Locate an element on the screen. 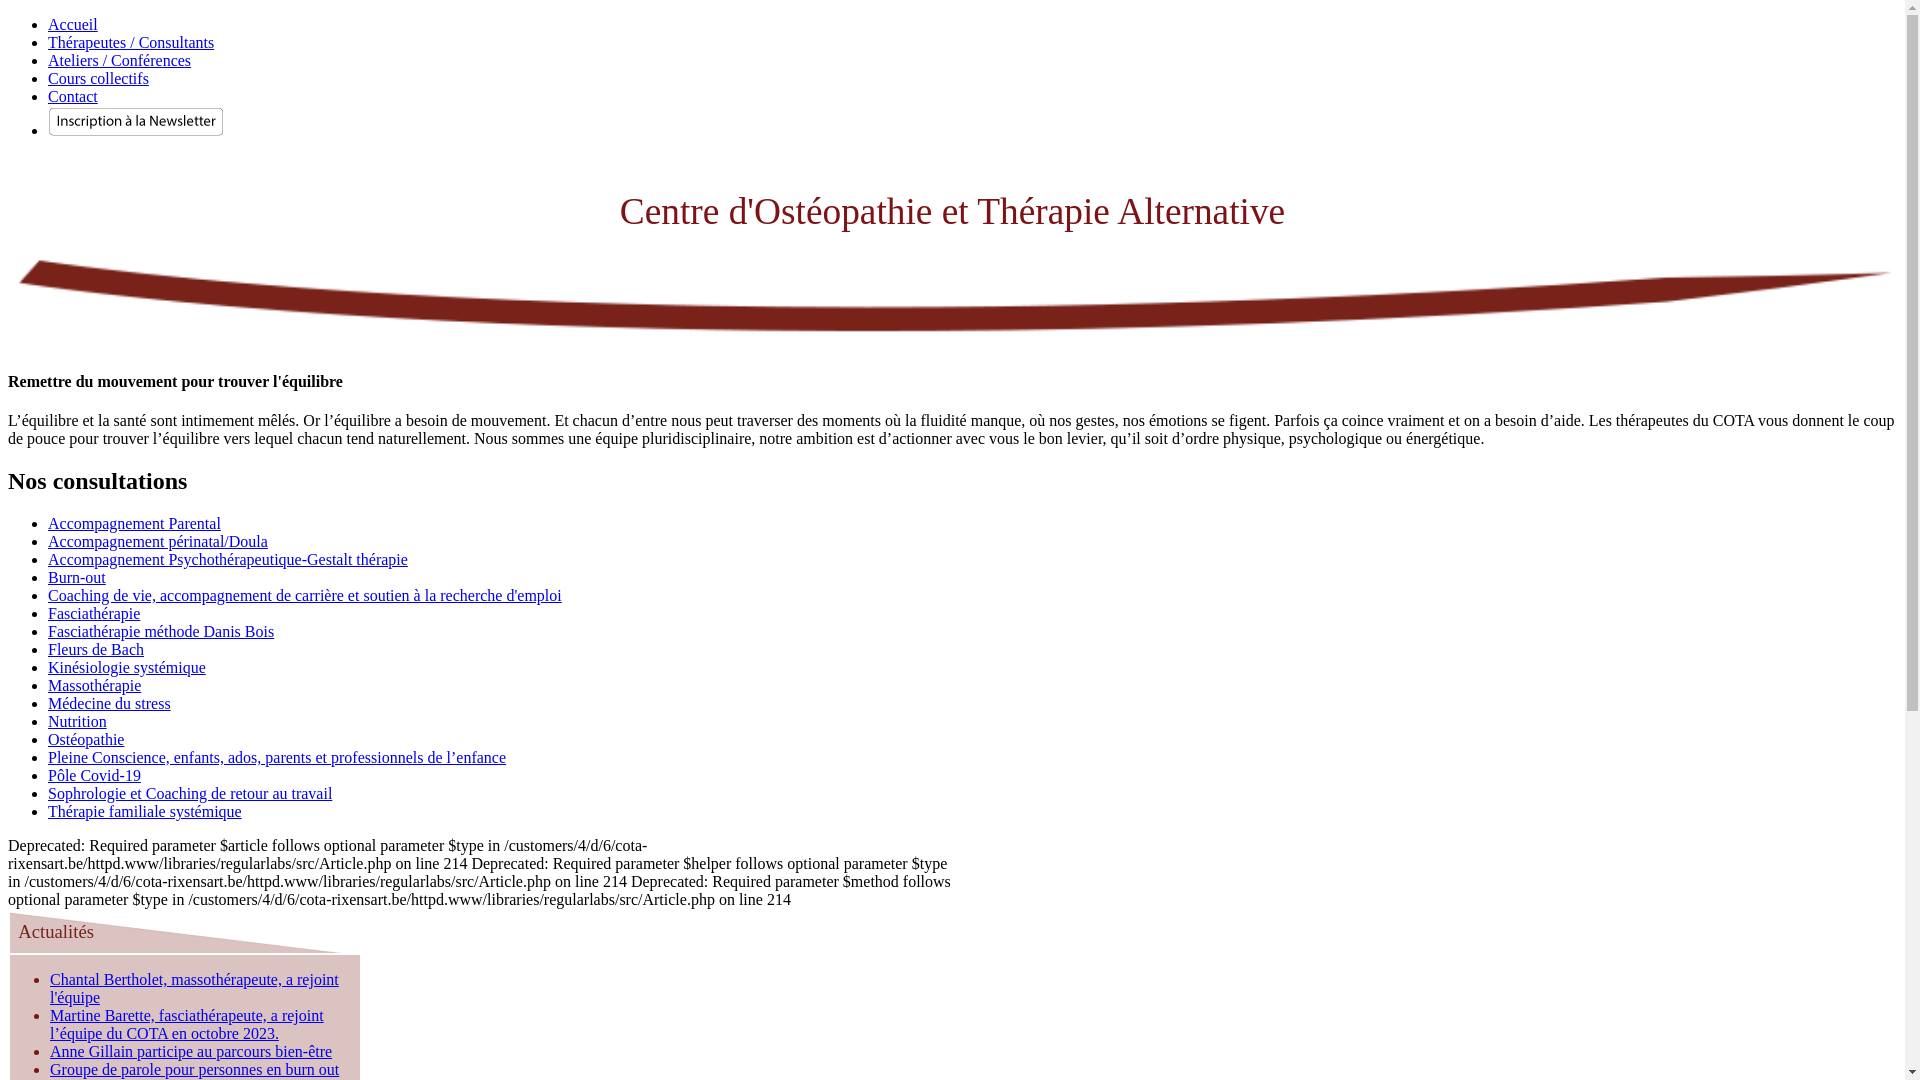 This screenshot has height=1080, width=1920. 'Sophrologie et Coaching de retour au travail' is located at coordinates (48, 792).